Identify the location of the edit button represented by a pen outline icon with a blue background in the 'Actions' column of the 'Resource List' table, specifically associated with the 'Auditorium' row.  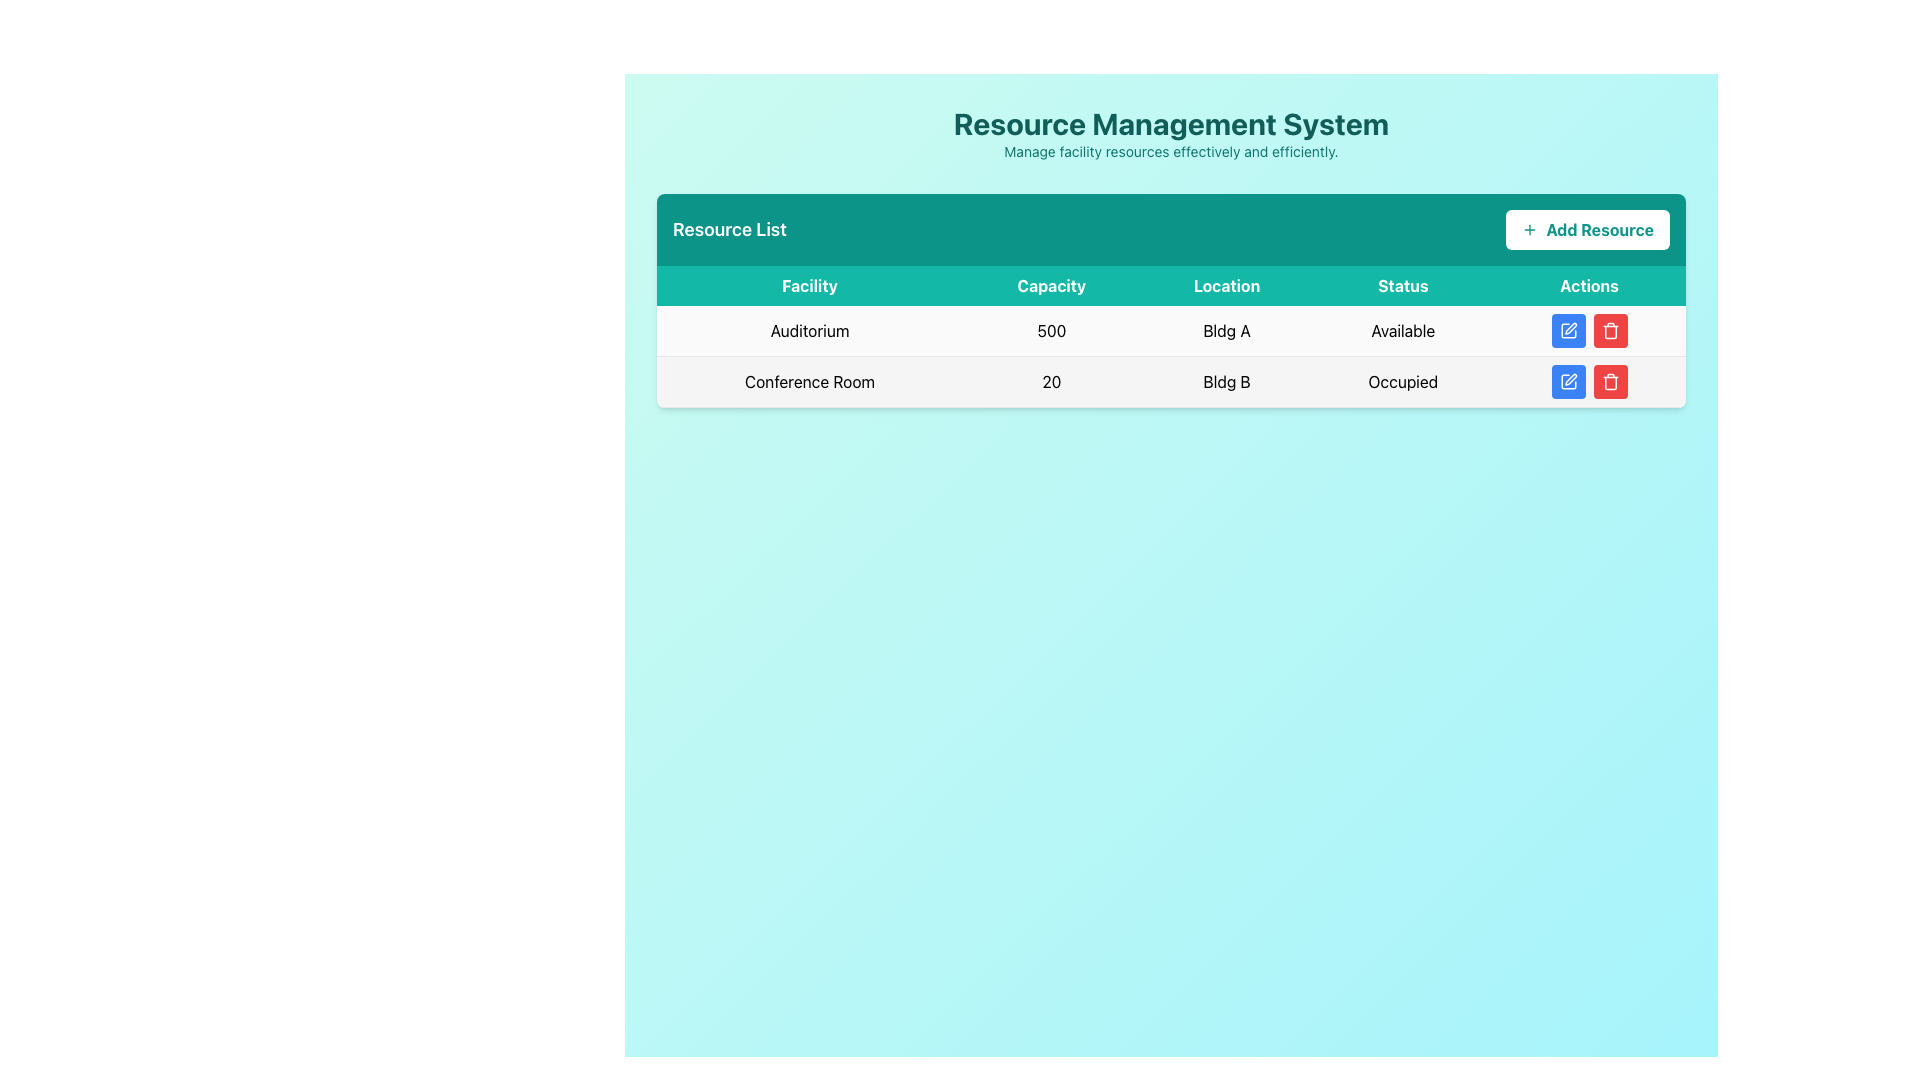
(1567, 330).